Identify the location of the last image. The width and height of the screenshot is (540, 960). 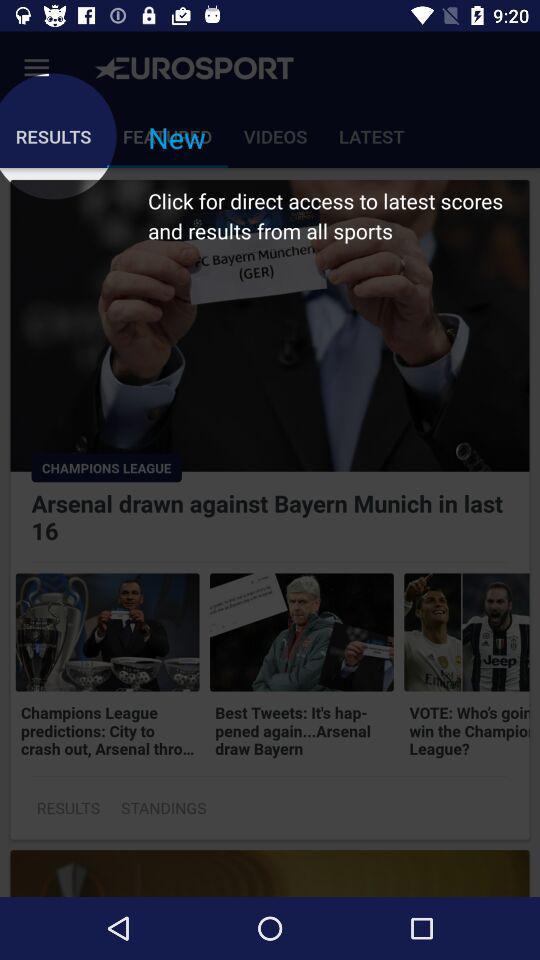
(466, 631).